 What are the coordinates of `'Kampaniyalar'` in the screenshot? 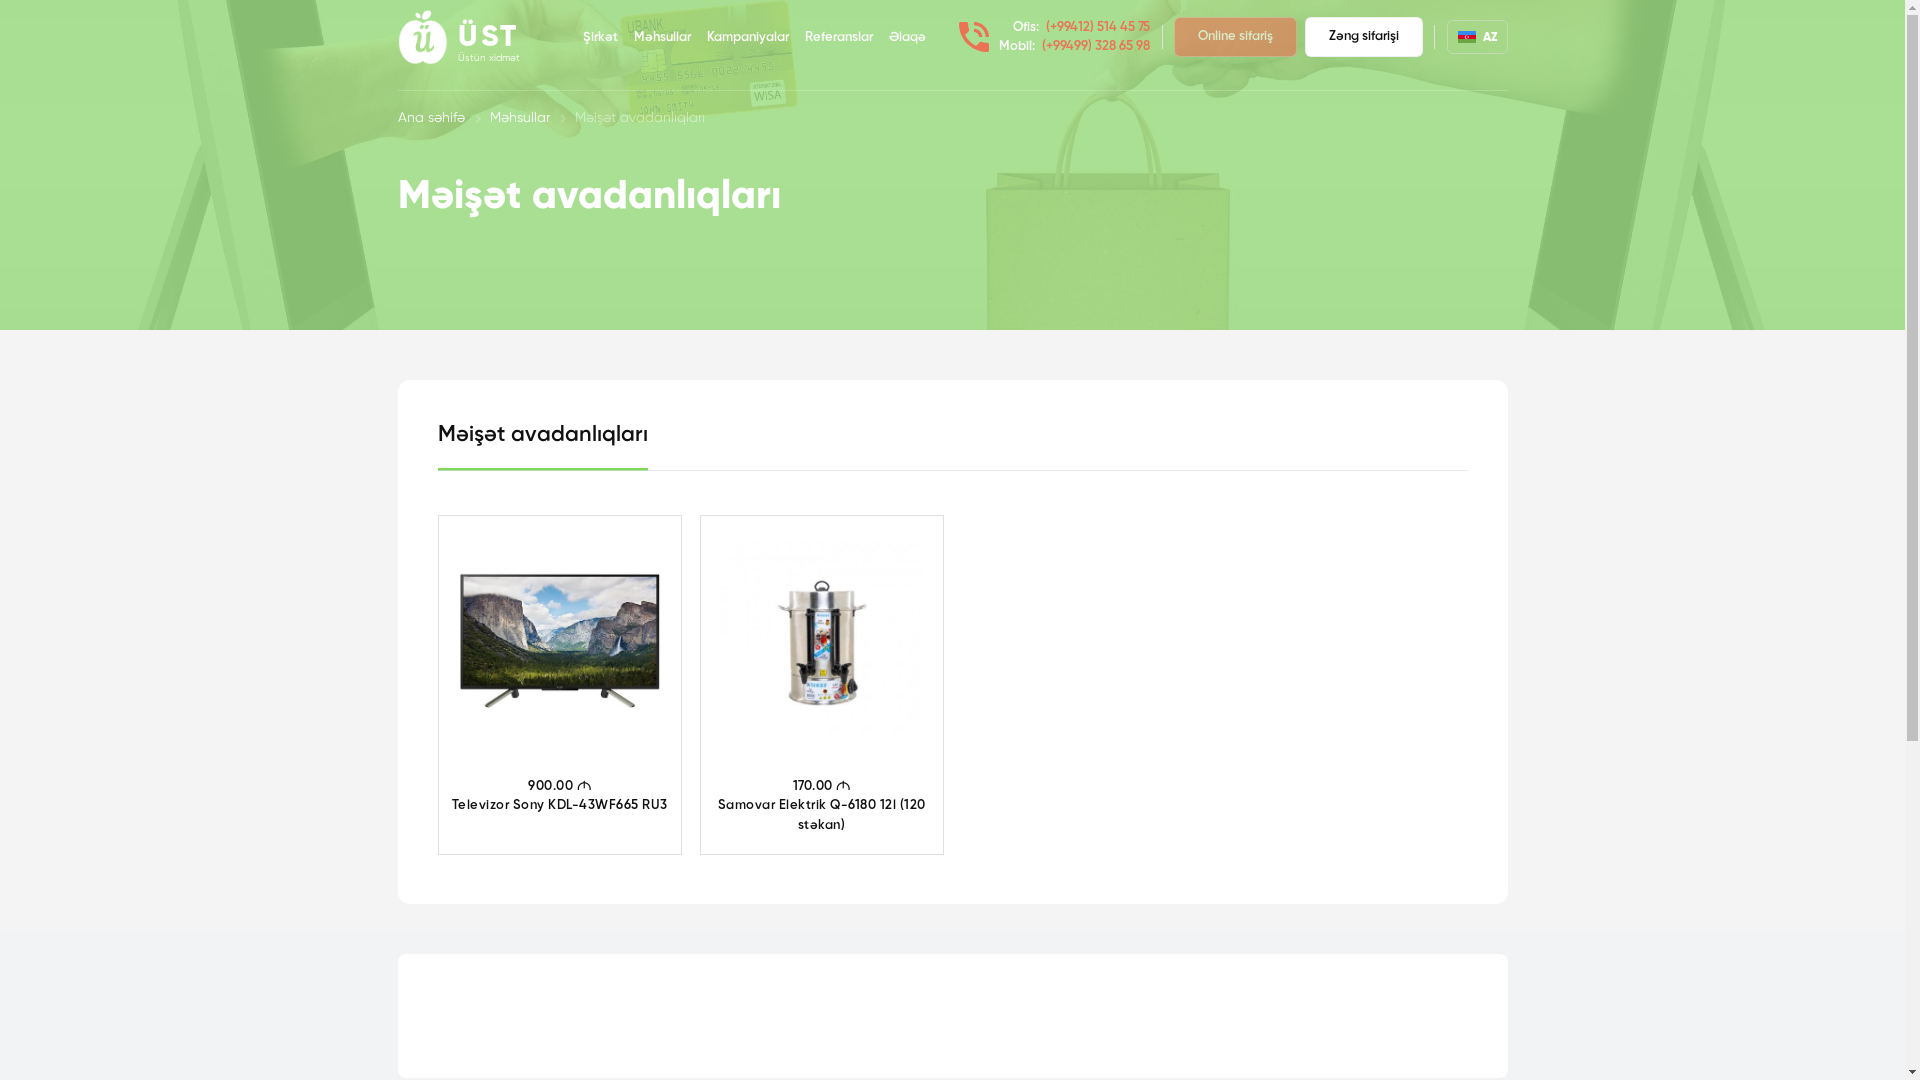 It's located at (746, 38).